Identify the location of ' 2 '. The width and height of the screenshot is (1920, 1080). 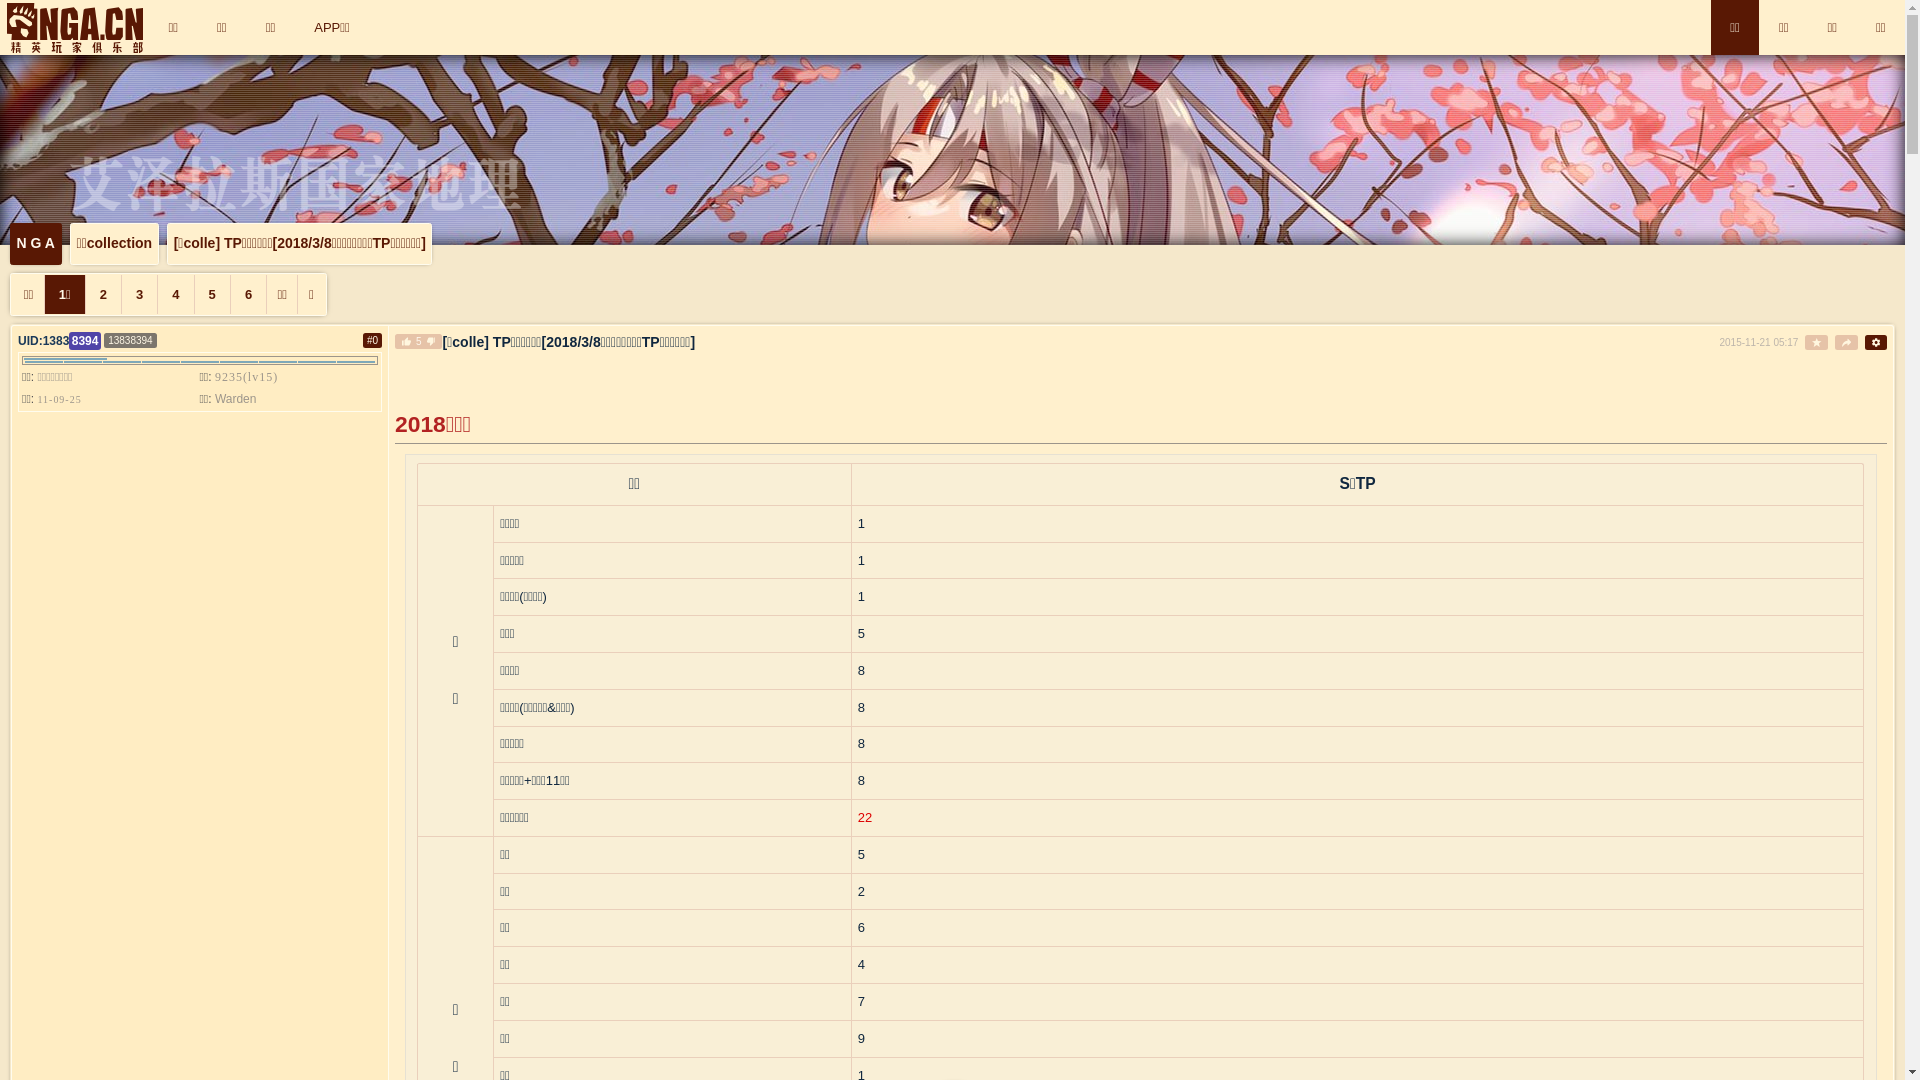
(101, 294).